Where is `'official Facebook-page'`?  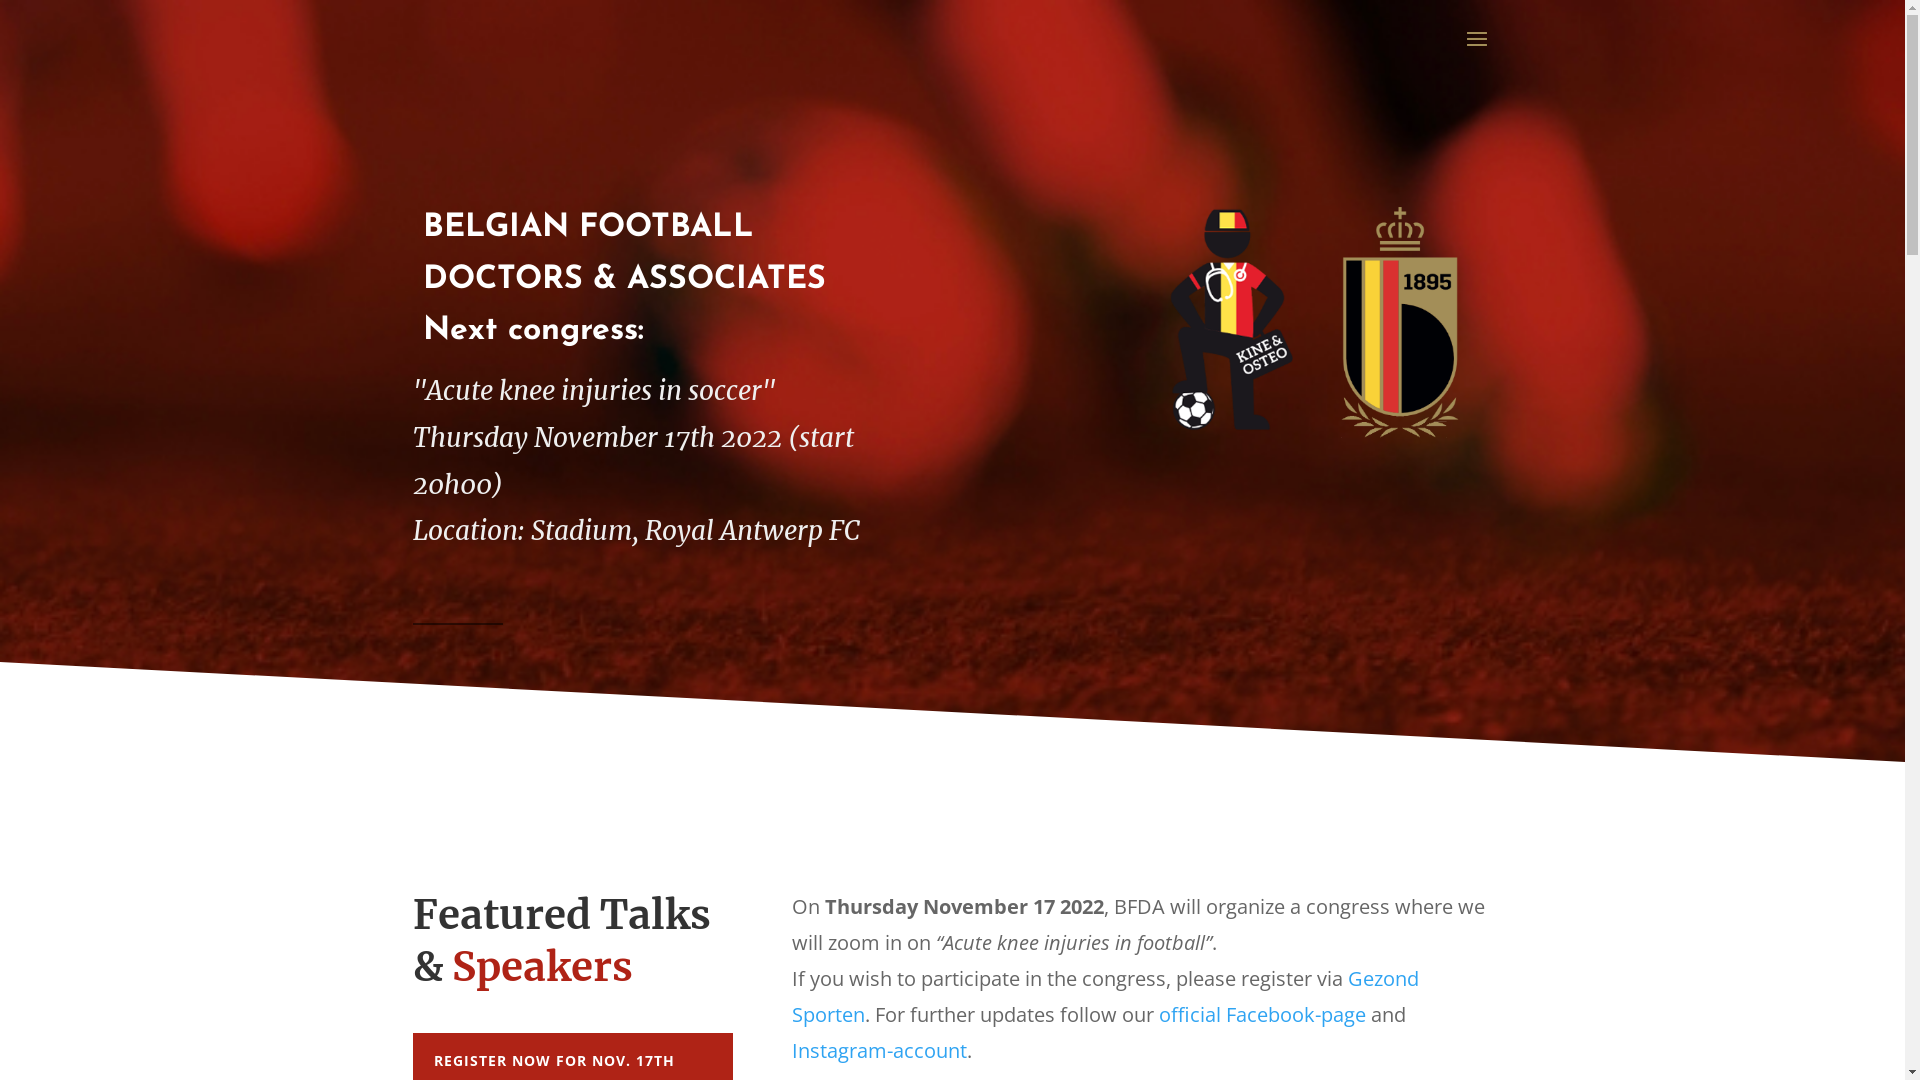 'official Facebook-page' is located at coordinates (1261, 1014).